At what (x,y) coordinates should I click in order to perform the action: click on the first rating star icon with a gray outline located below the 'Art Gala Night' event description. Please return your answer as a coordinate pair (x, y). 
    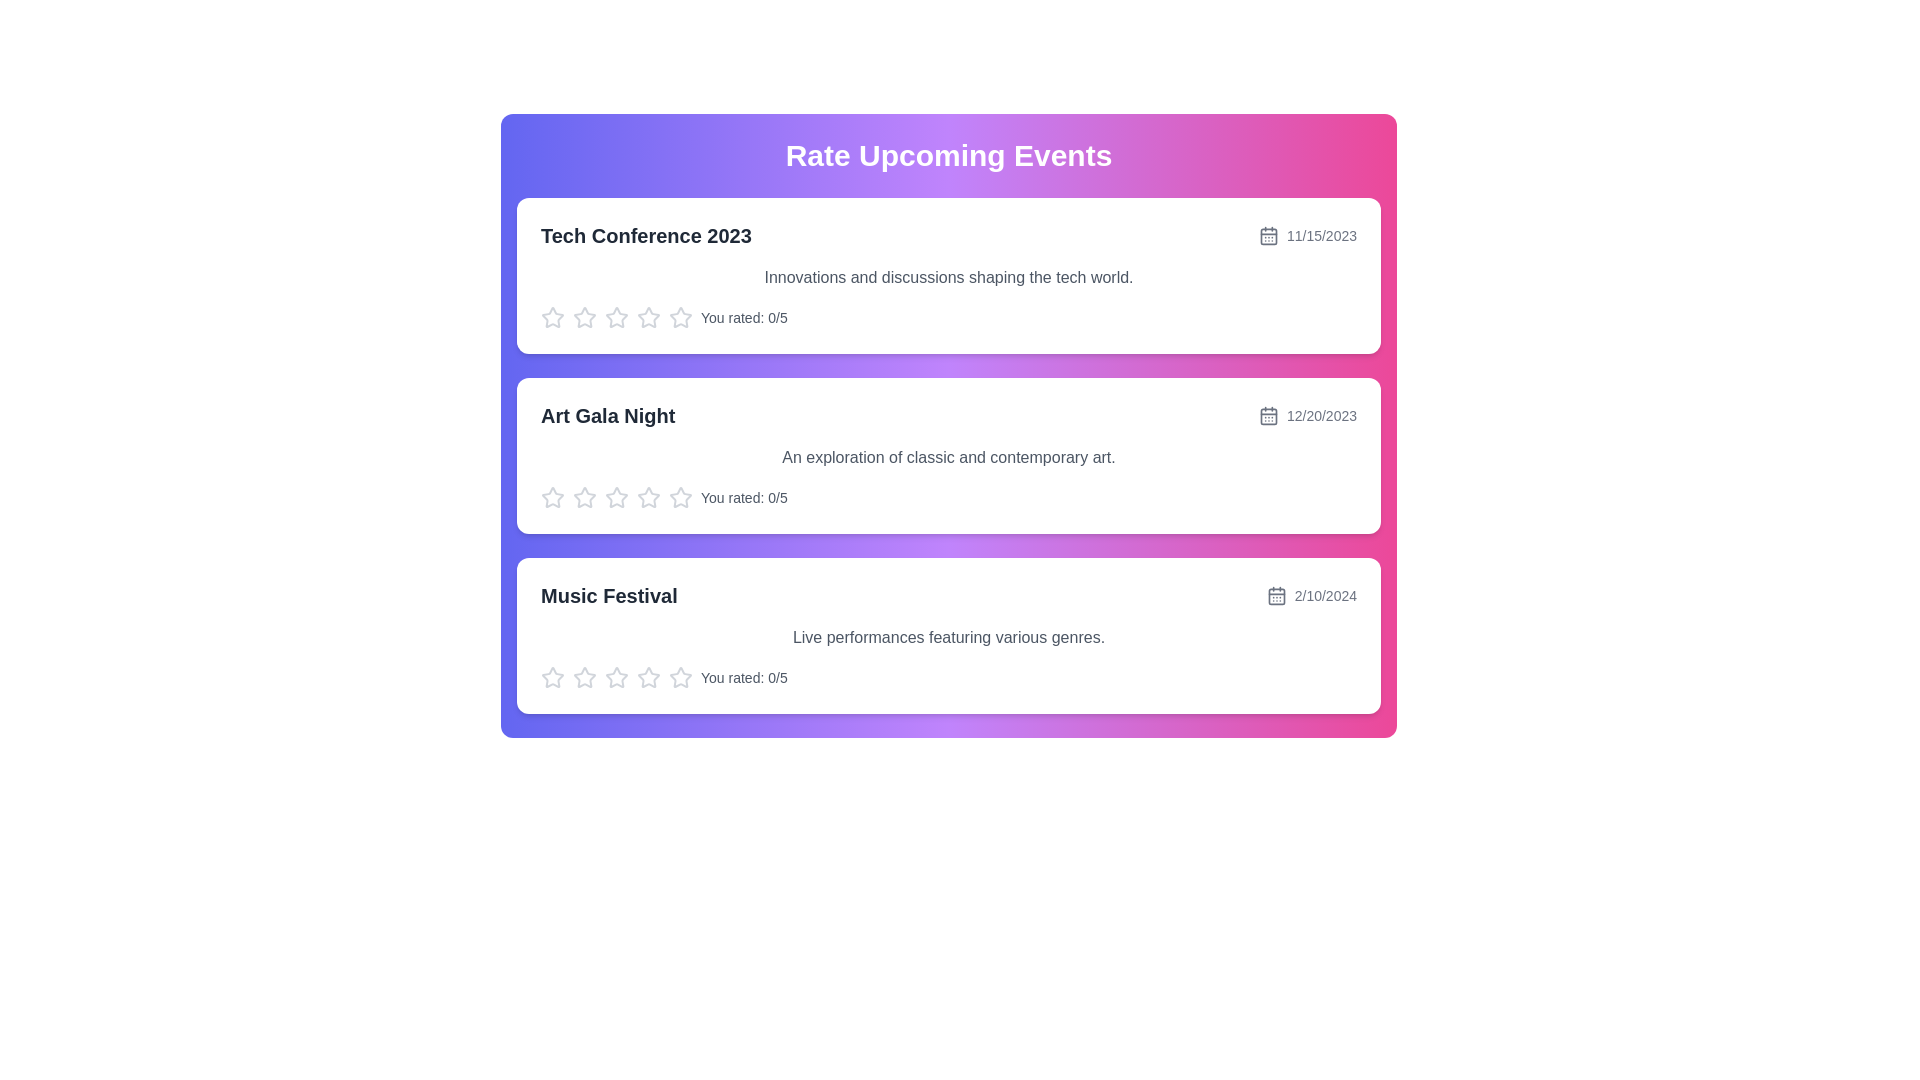
    Looking at the image, I should click on (584, 496).